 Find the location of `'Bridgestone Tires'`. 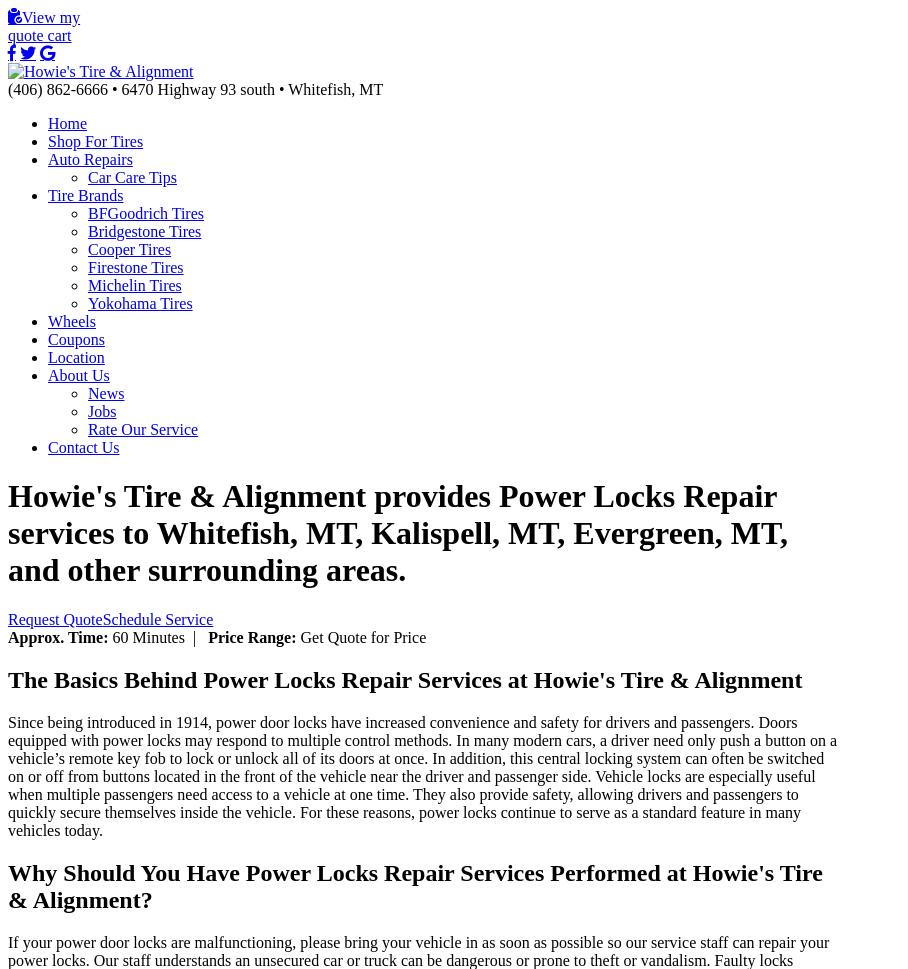

'Bridgestone Tires' is located at coordinates (144, 230).